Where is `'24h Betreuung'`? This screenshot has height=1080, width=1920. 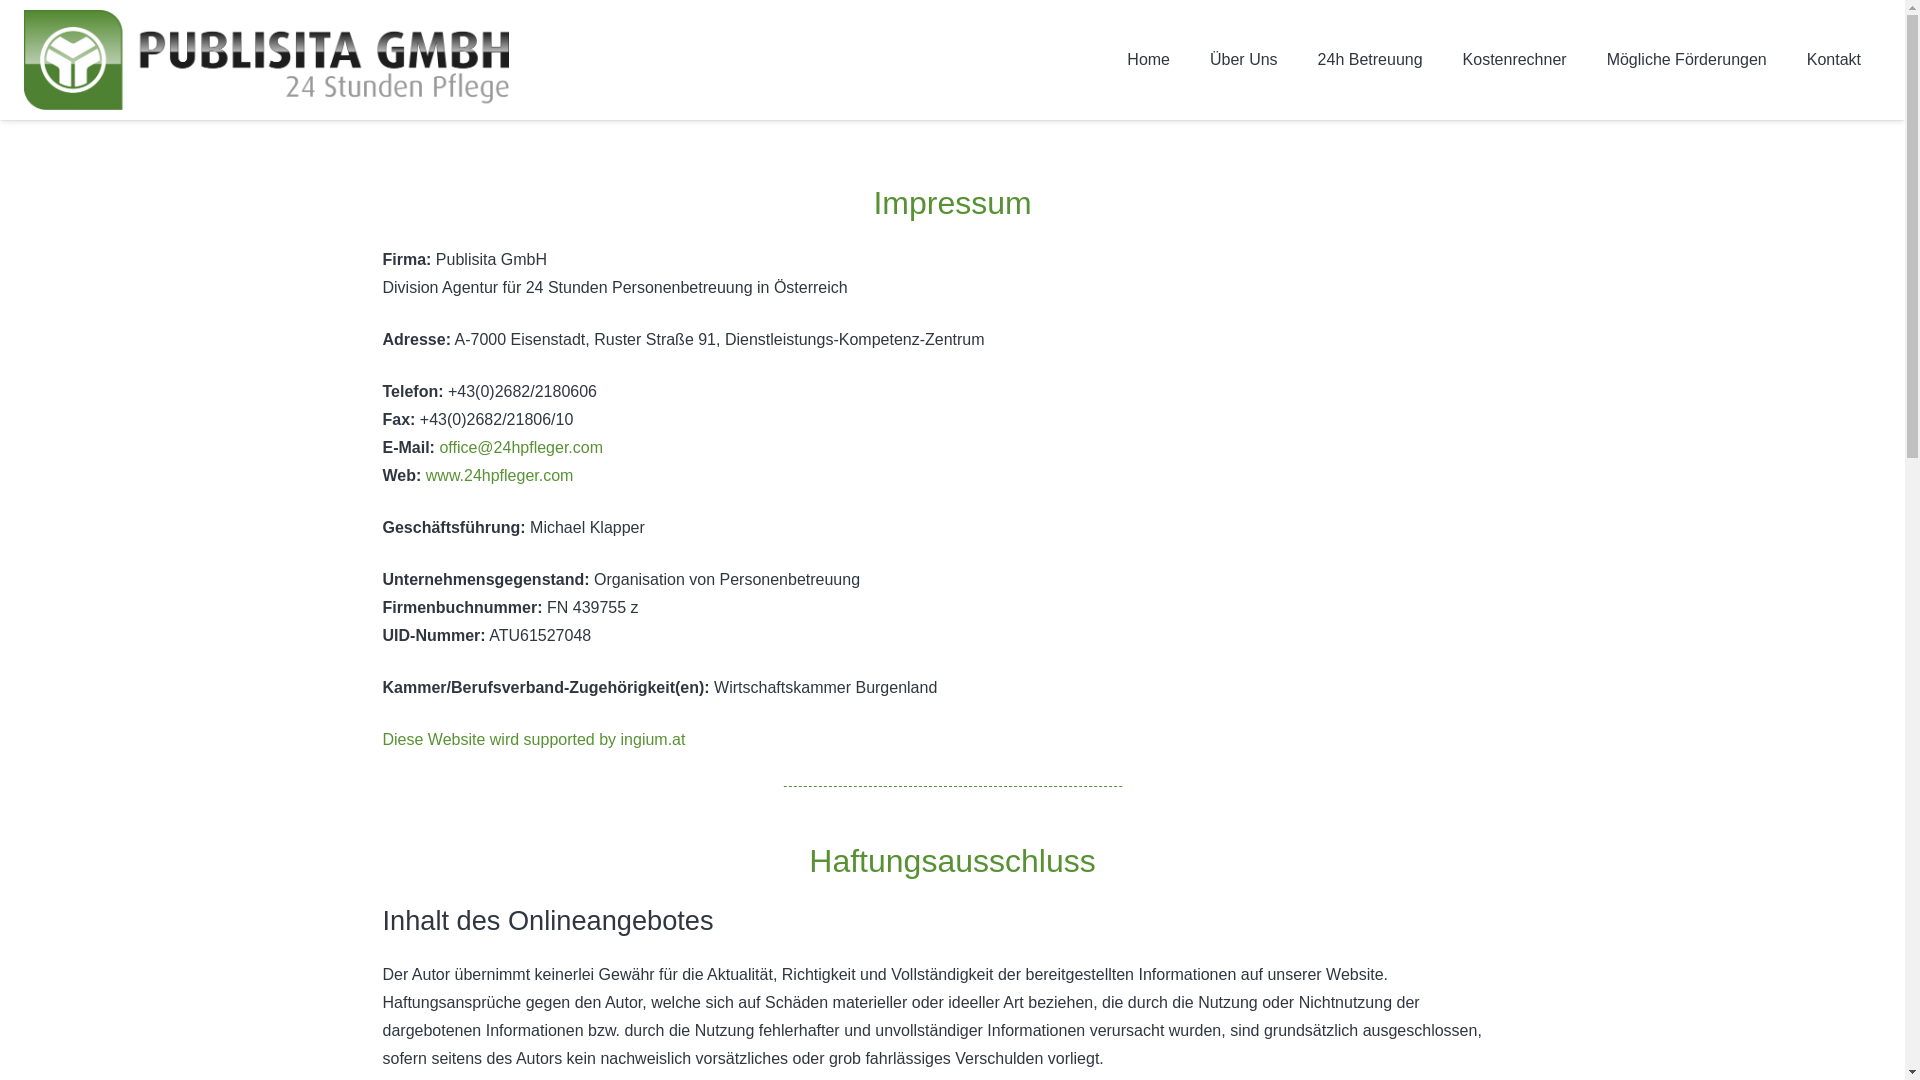 '24h Betreuung' is located at coordinates (1369, 59).